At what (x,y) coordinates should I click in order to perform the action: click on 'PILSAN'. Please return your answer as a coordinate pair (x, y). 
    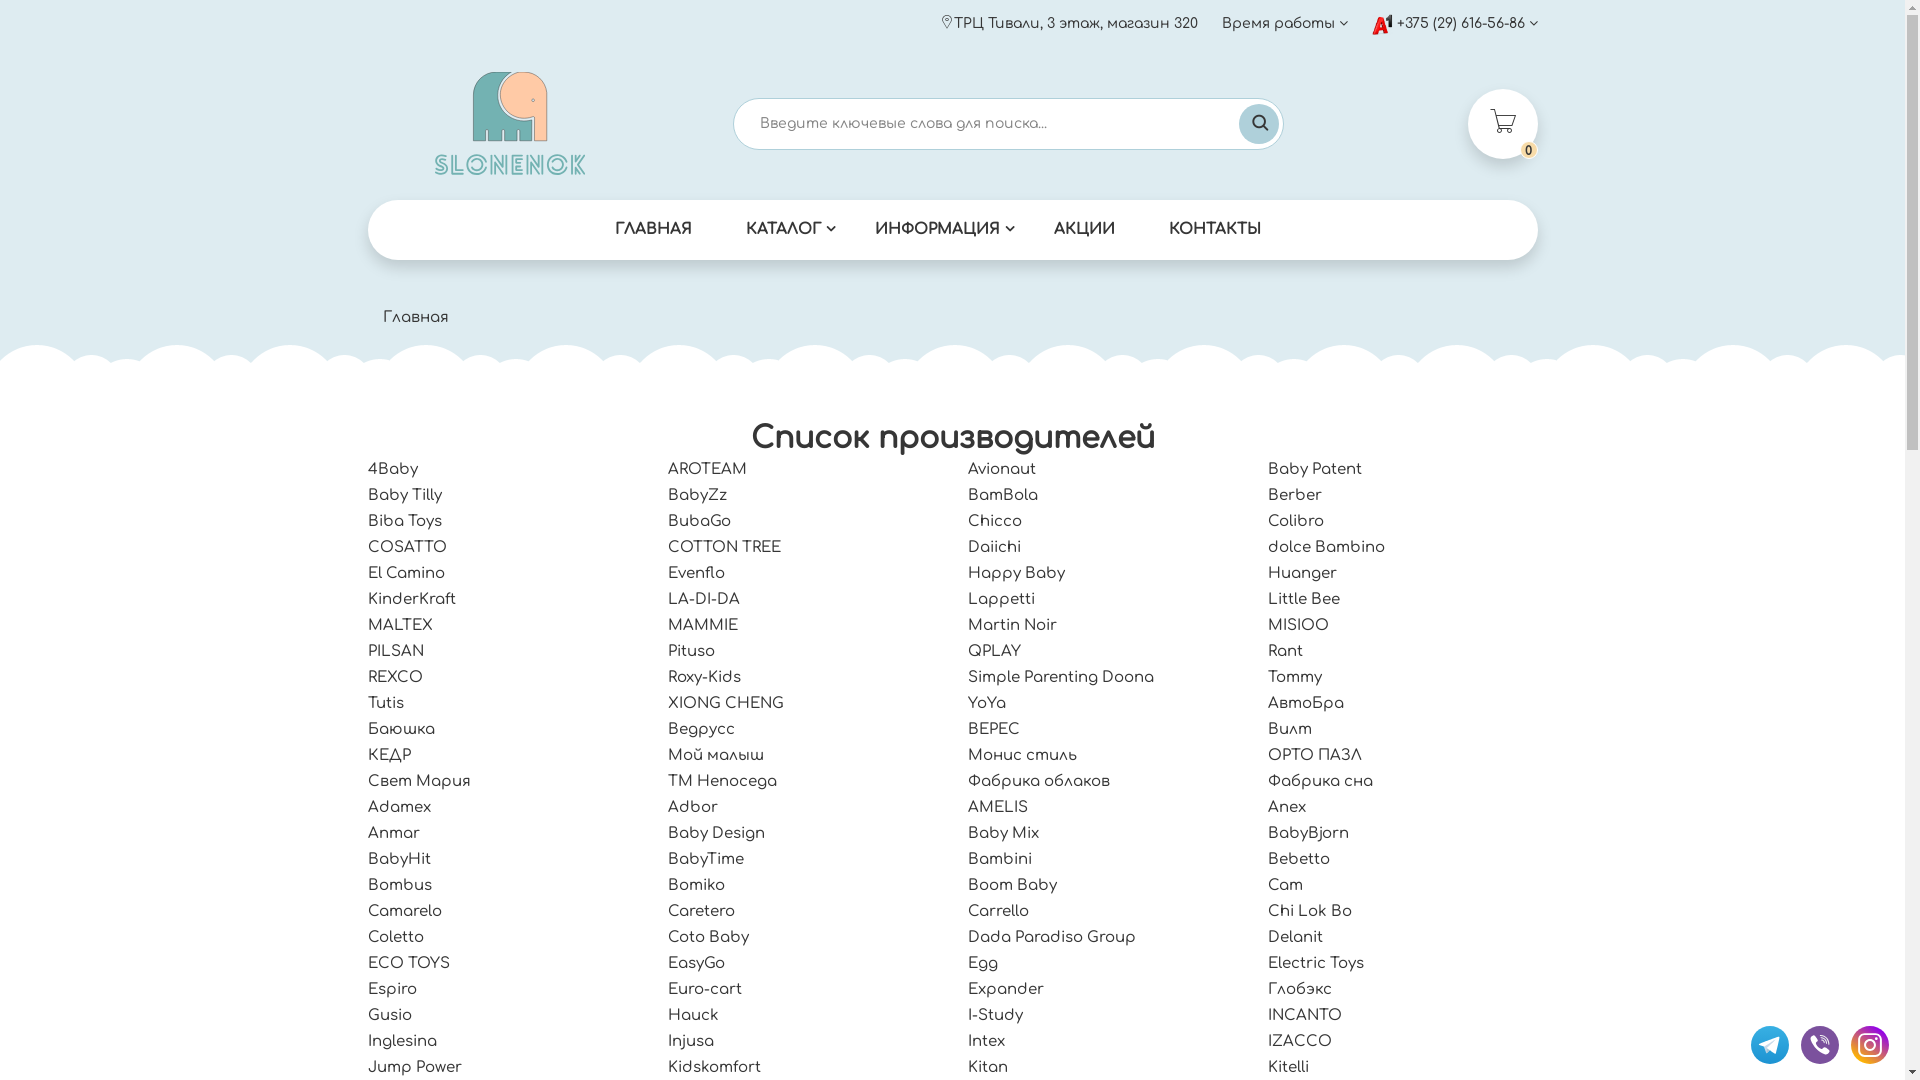
    Looking at the image, I should click on (368, 651).